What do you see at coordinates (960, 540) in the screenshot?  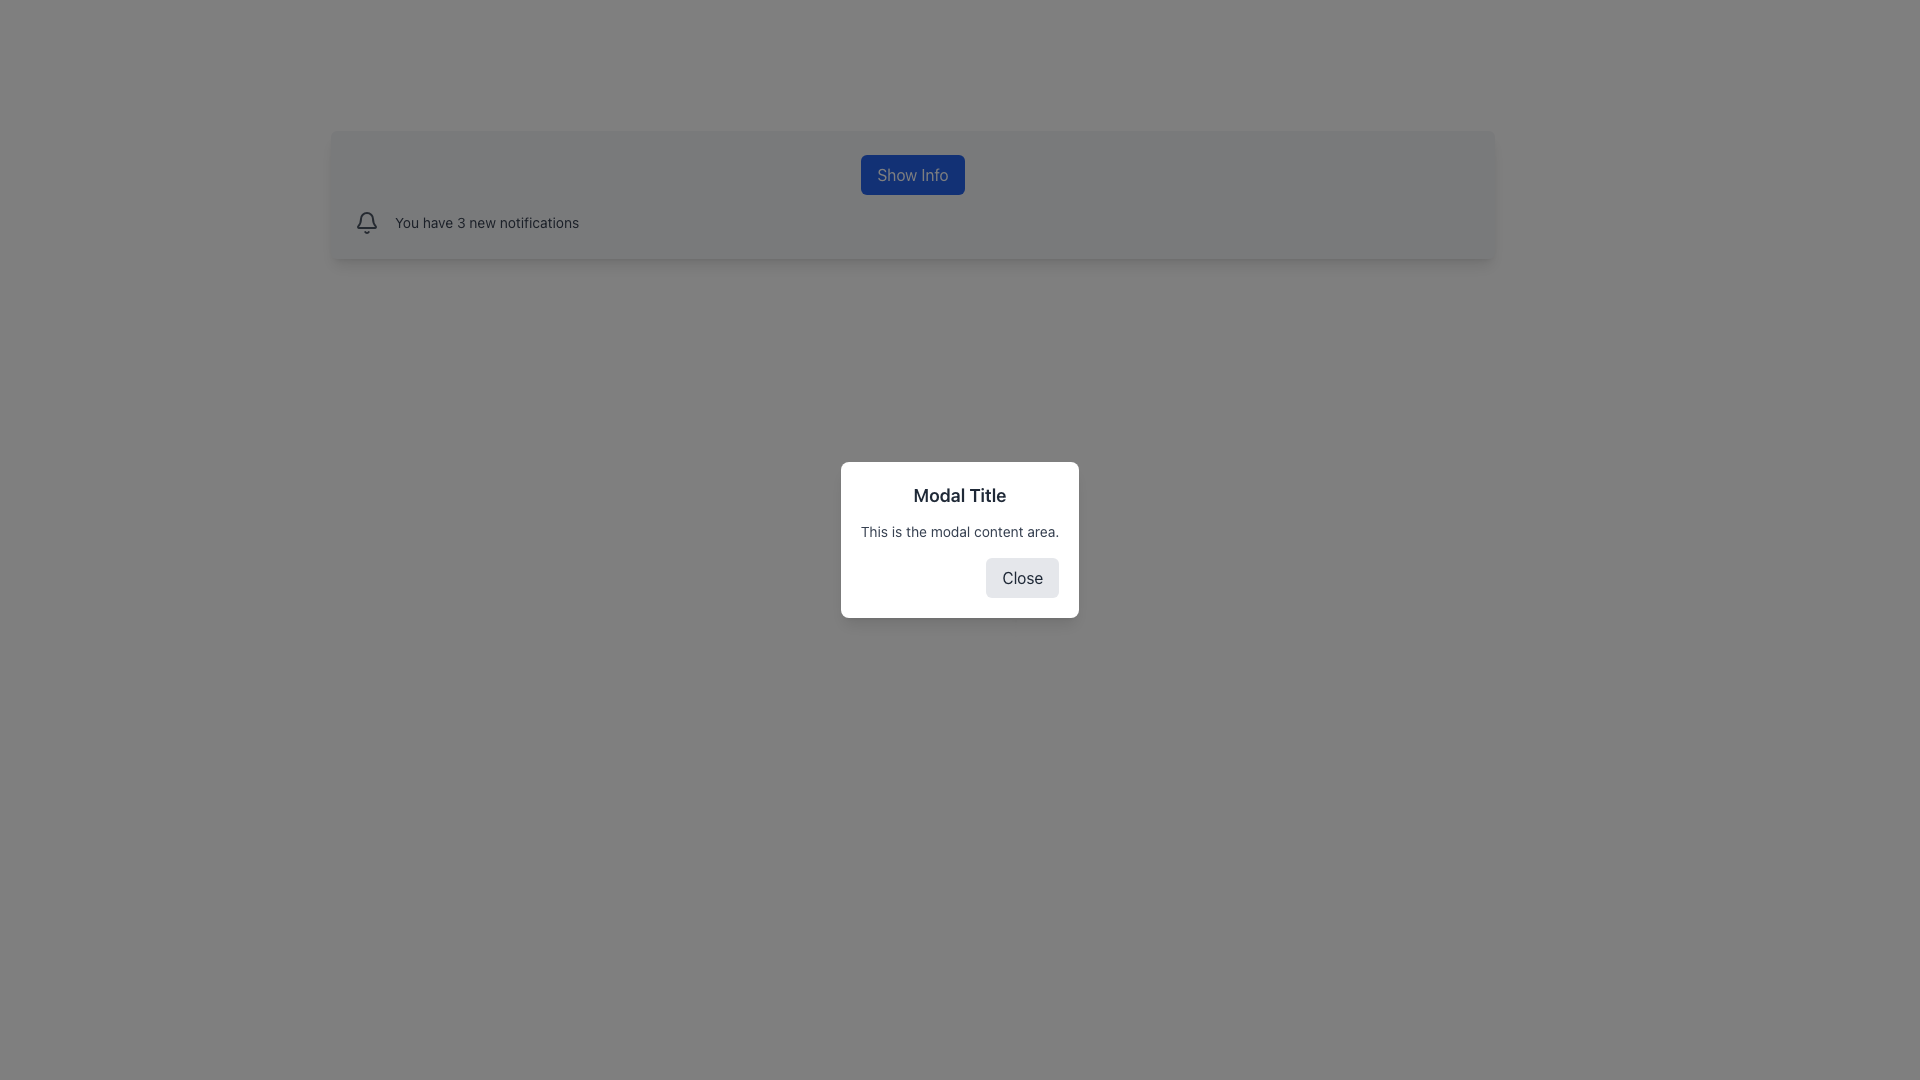 I see `title and content text from the modal dialog box, which has a bold title 'Modal Title' and content 'This is the modal content area.'` at bounding box center [960, 540].